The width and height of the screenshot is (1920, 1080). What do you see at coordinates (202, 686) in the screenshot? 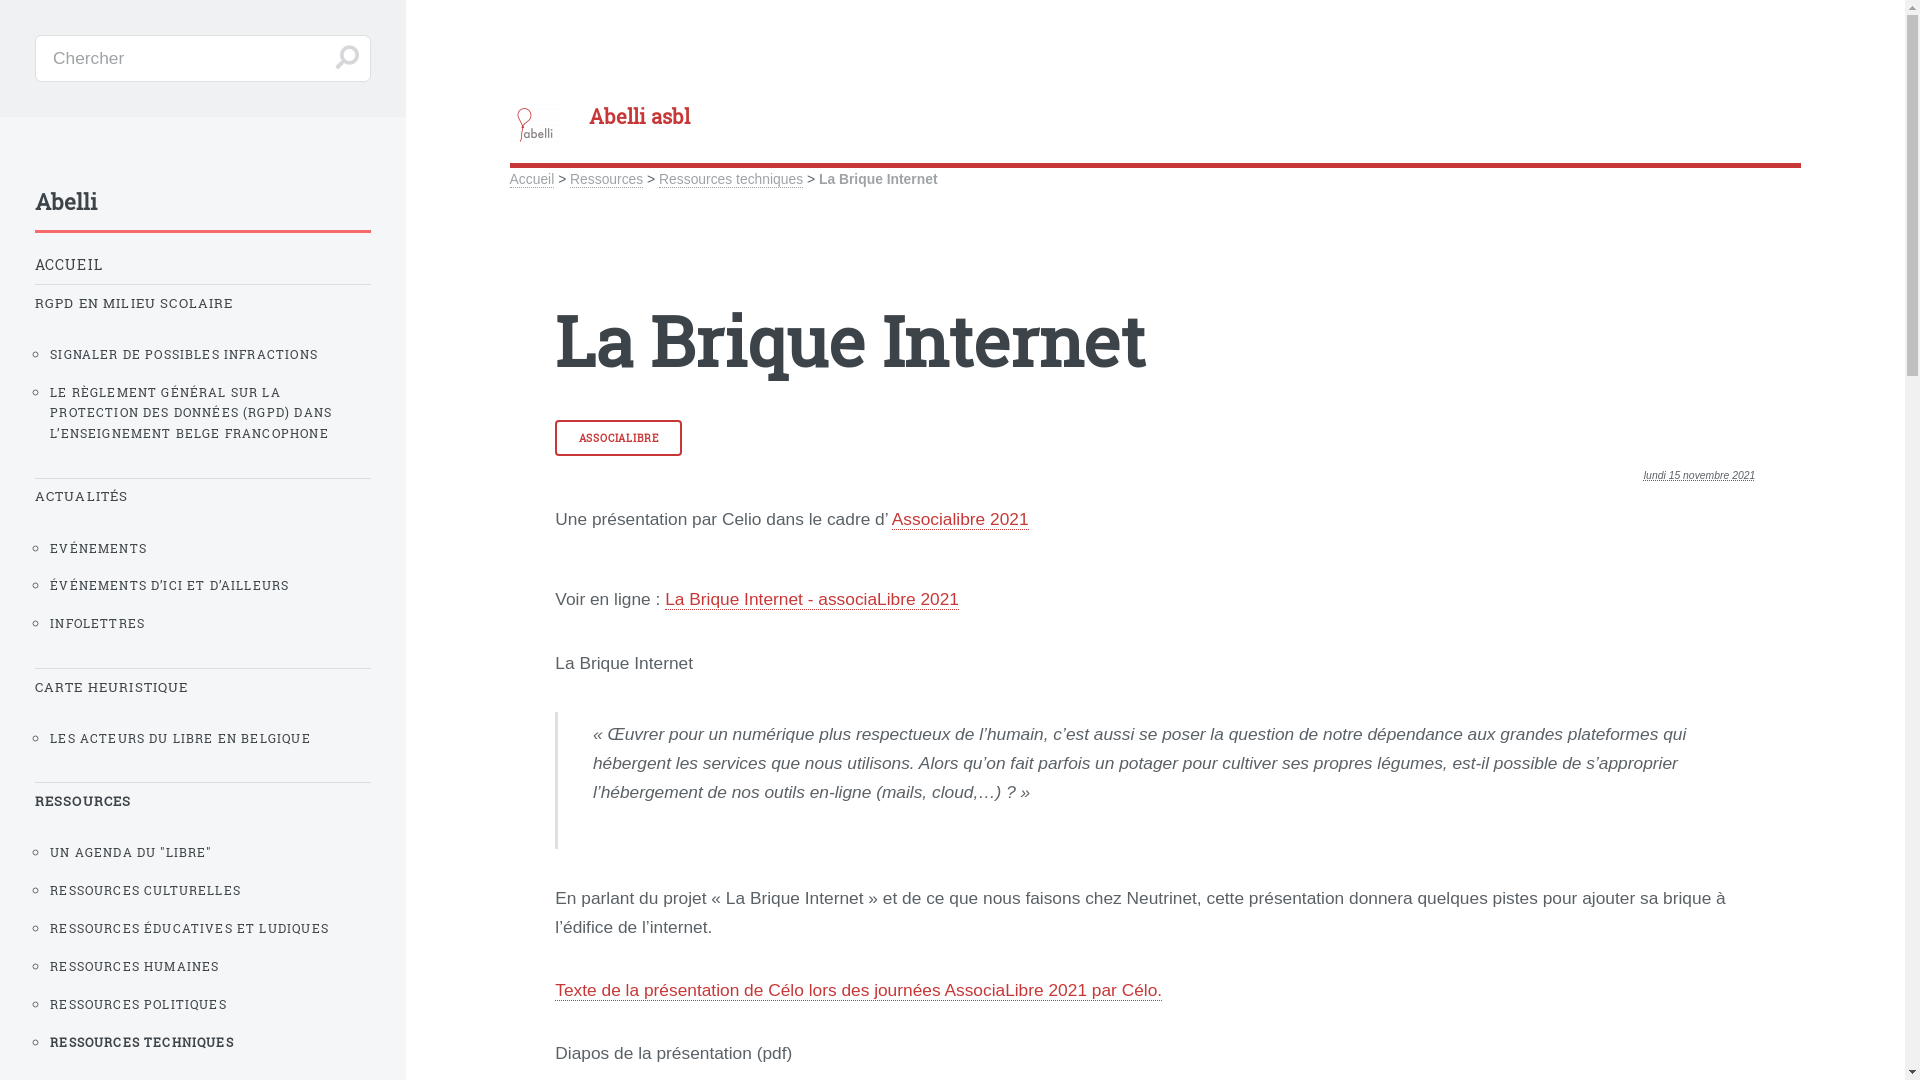
I see `'CARTE HEURISTIQUE'` at bounding box center [202, 686].